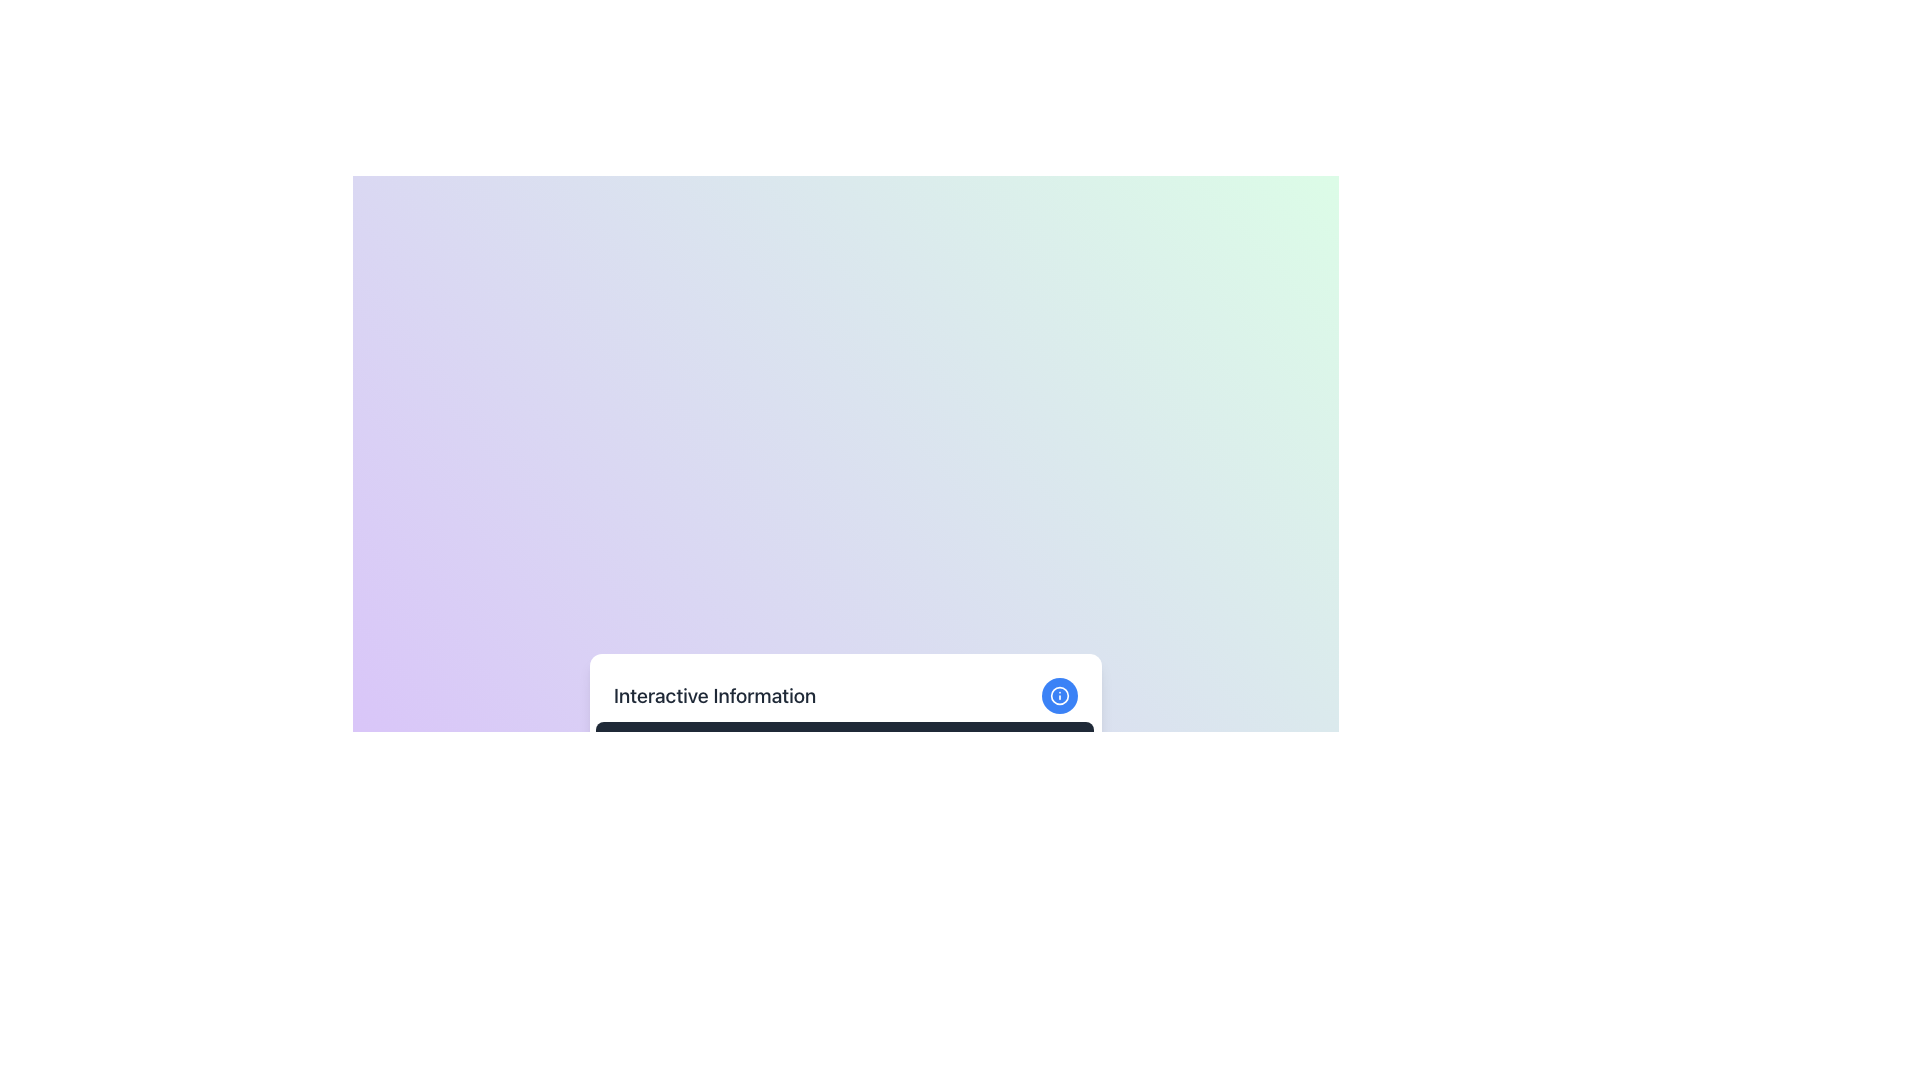 This screenshot has width=1920, height=1080. I want to click on the expandable content indicator icon located immediately to the left of the 'Expand Details' text, so click(621, 741).